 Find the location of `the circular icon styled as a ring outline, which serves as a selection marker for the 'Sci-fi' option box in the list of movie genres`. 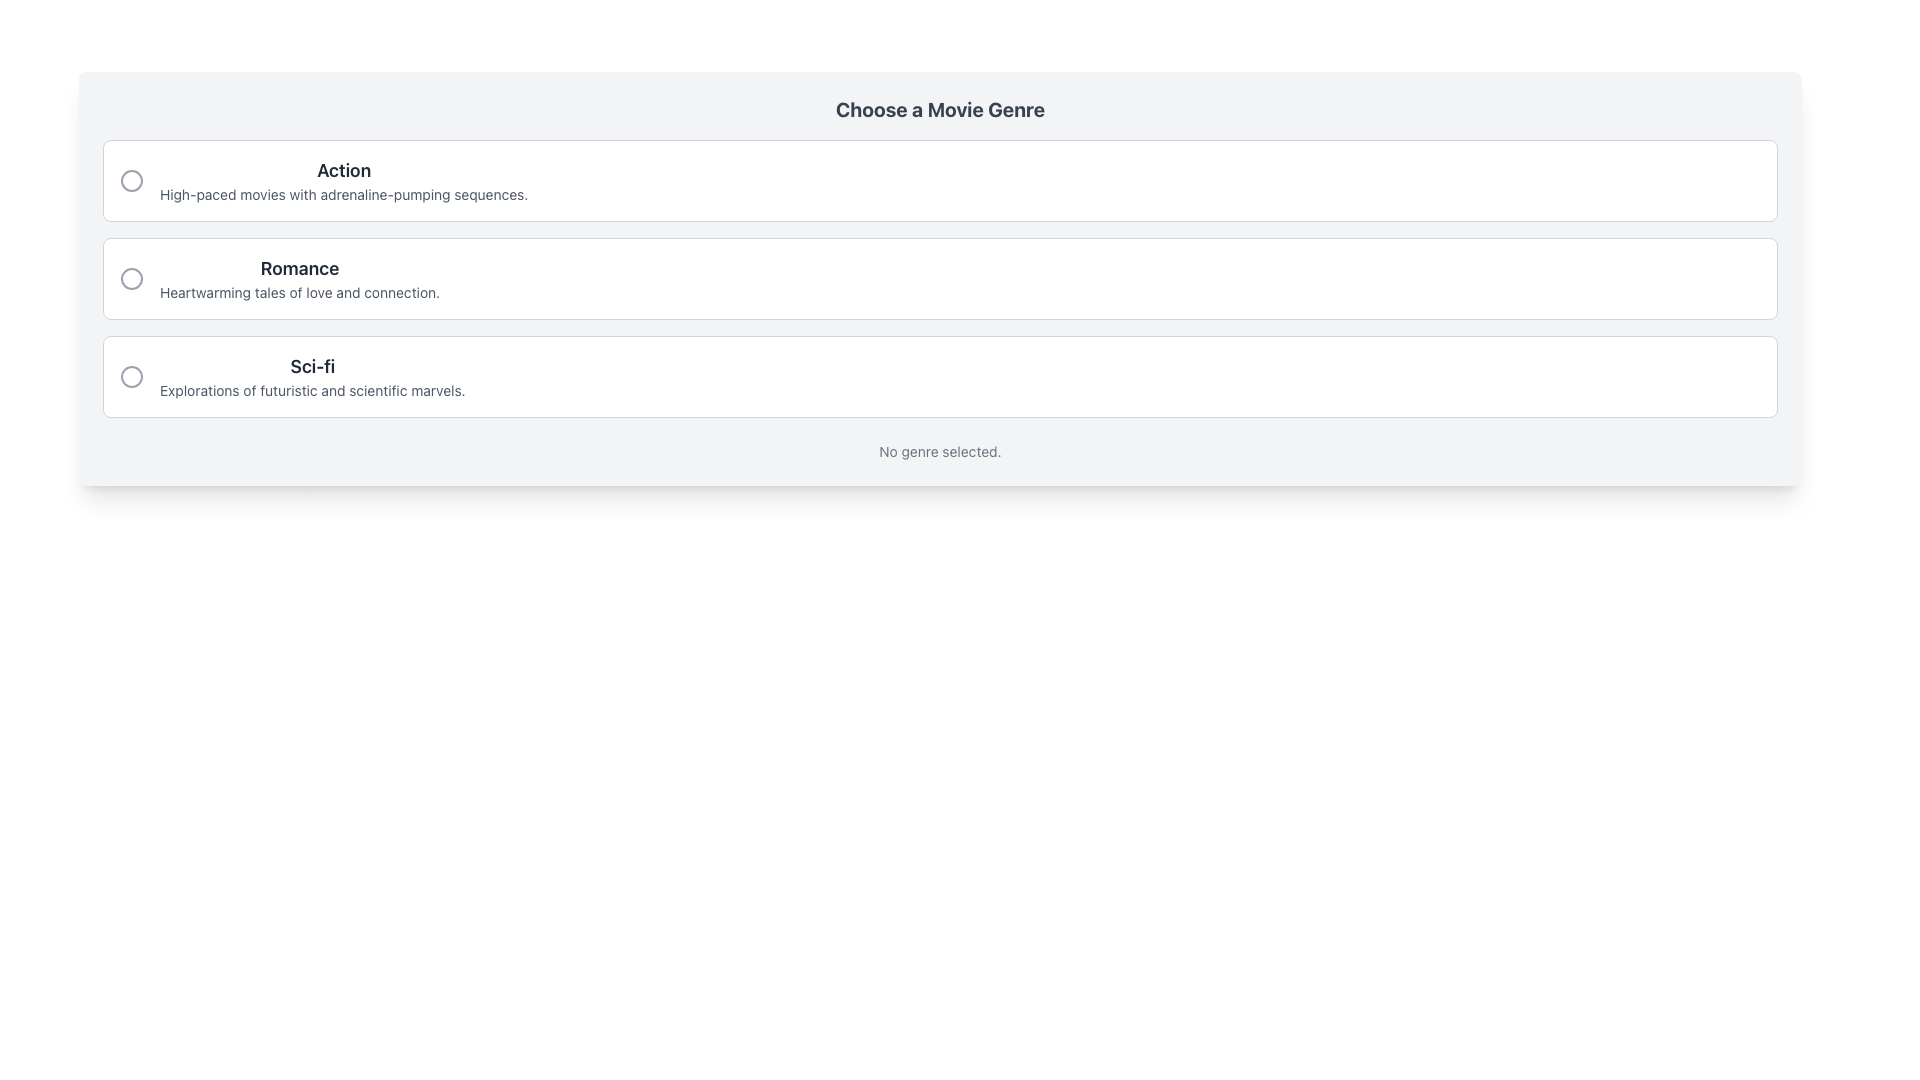

the circular icon styled as a ring outline, which serves as a selection marker for the 'Sci-fi' option box in the list of movie genres is located at coordinates (131, 377).